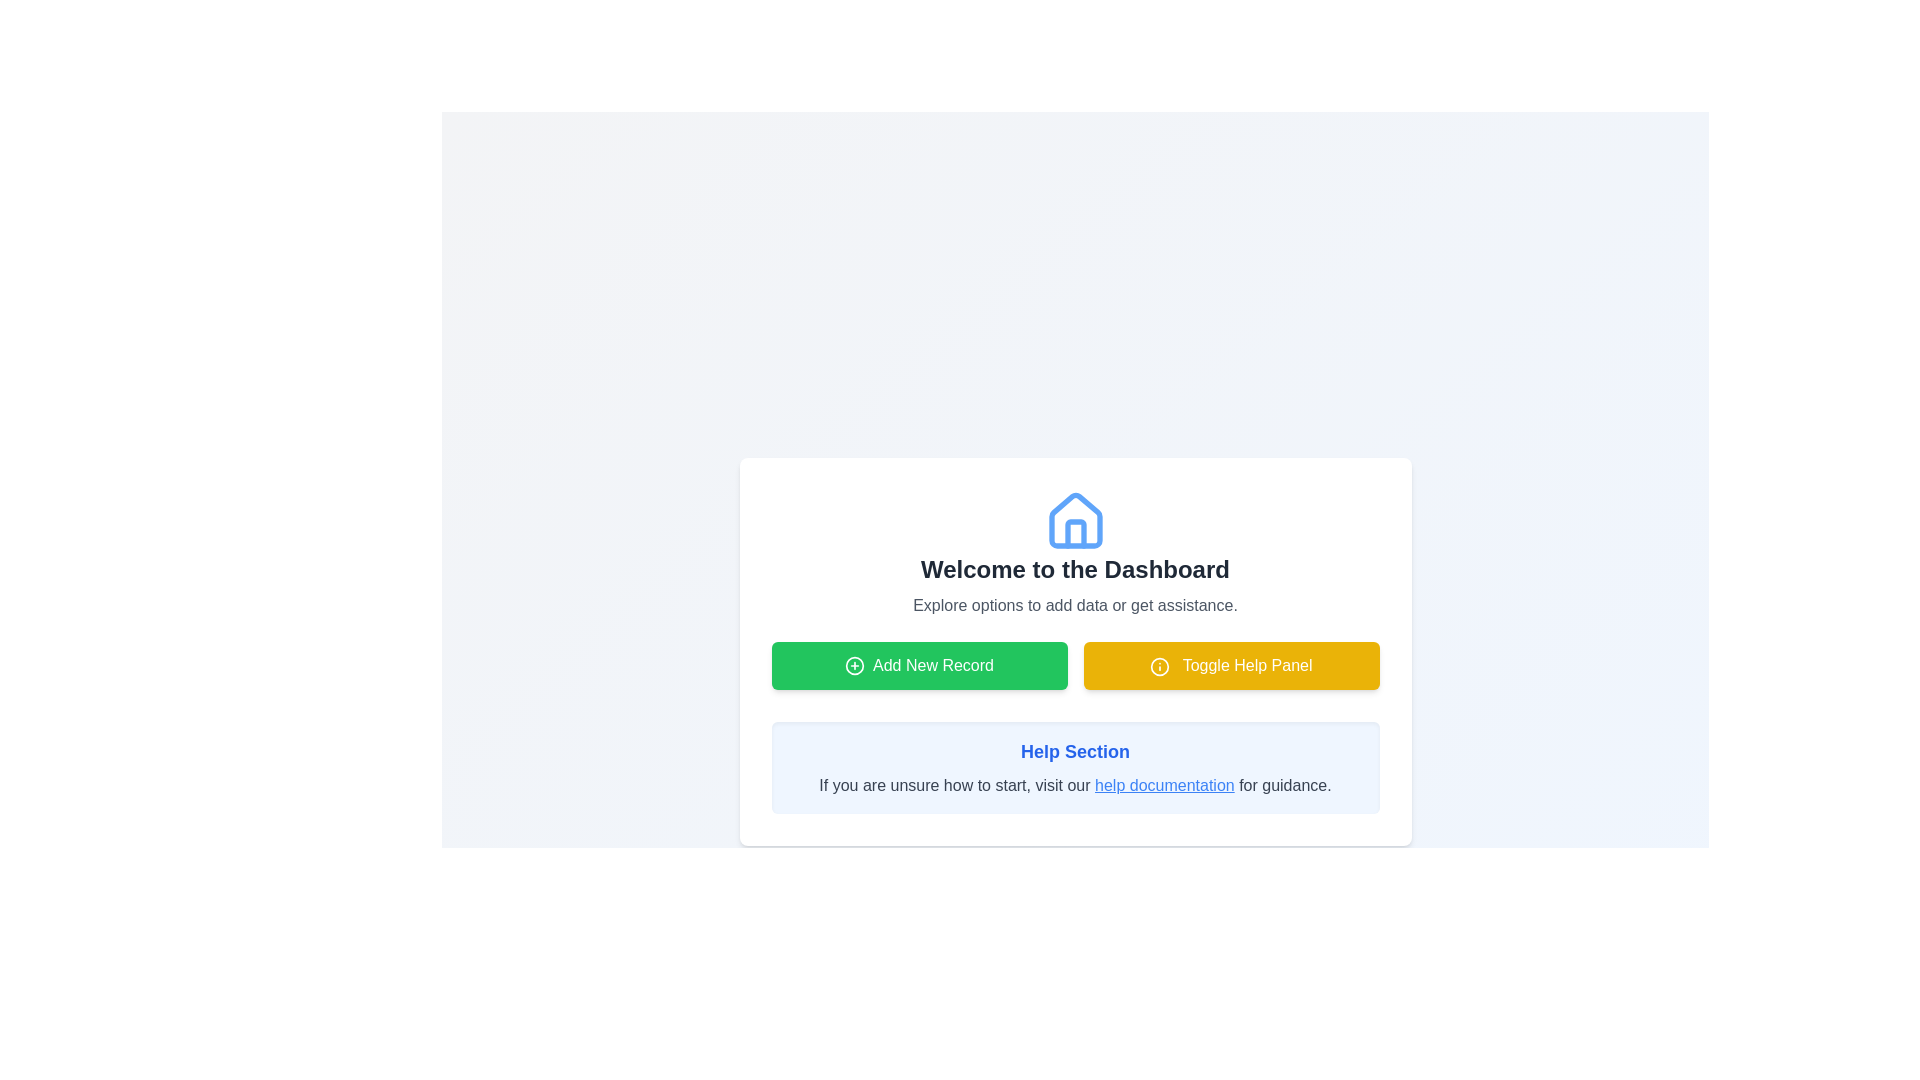 This screenshot has width=1920, height=1080. Describe the element at coordinates (1164, 784) in the screenshot. I see `the hyperlink located in the bottom section of the card layout under the title 'Help Section'` at that location.